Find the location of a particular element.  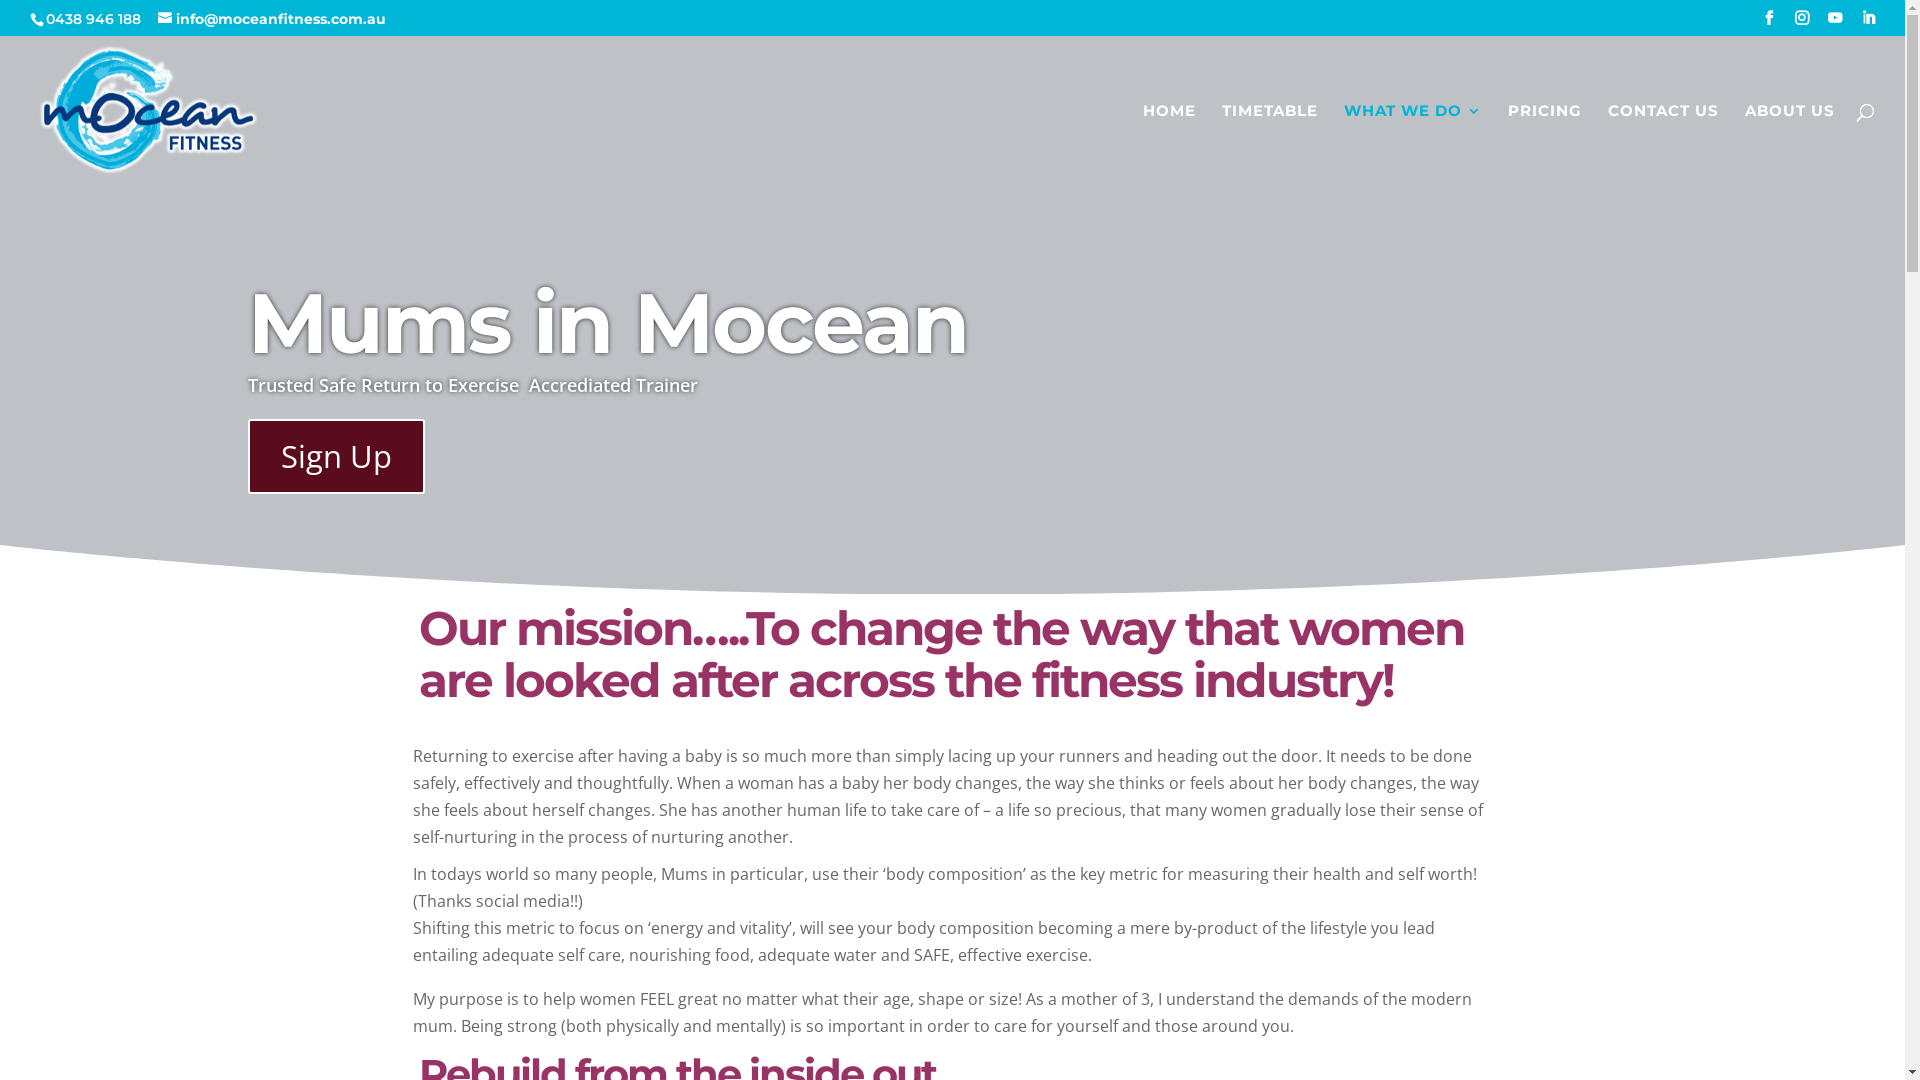

'PRICING' is located at coordinates (1544, 144).